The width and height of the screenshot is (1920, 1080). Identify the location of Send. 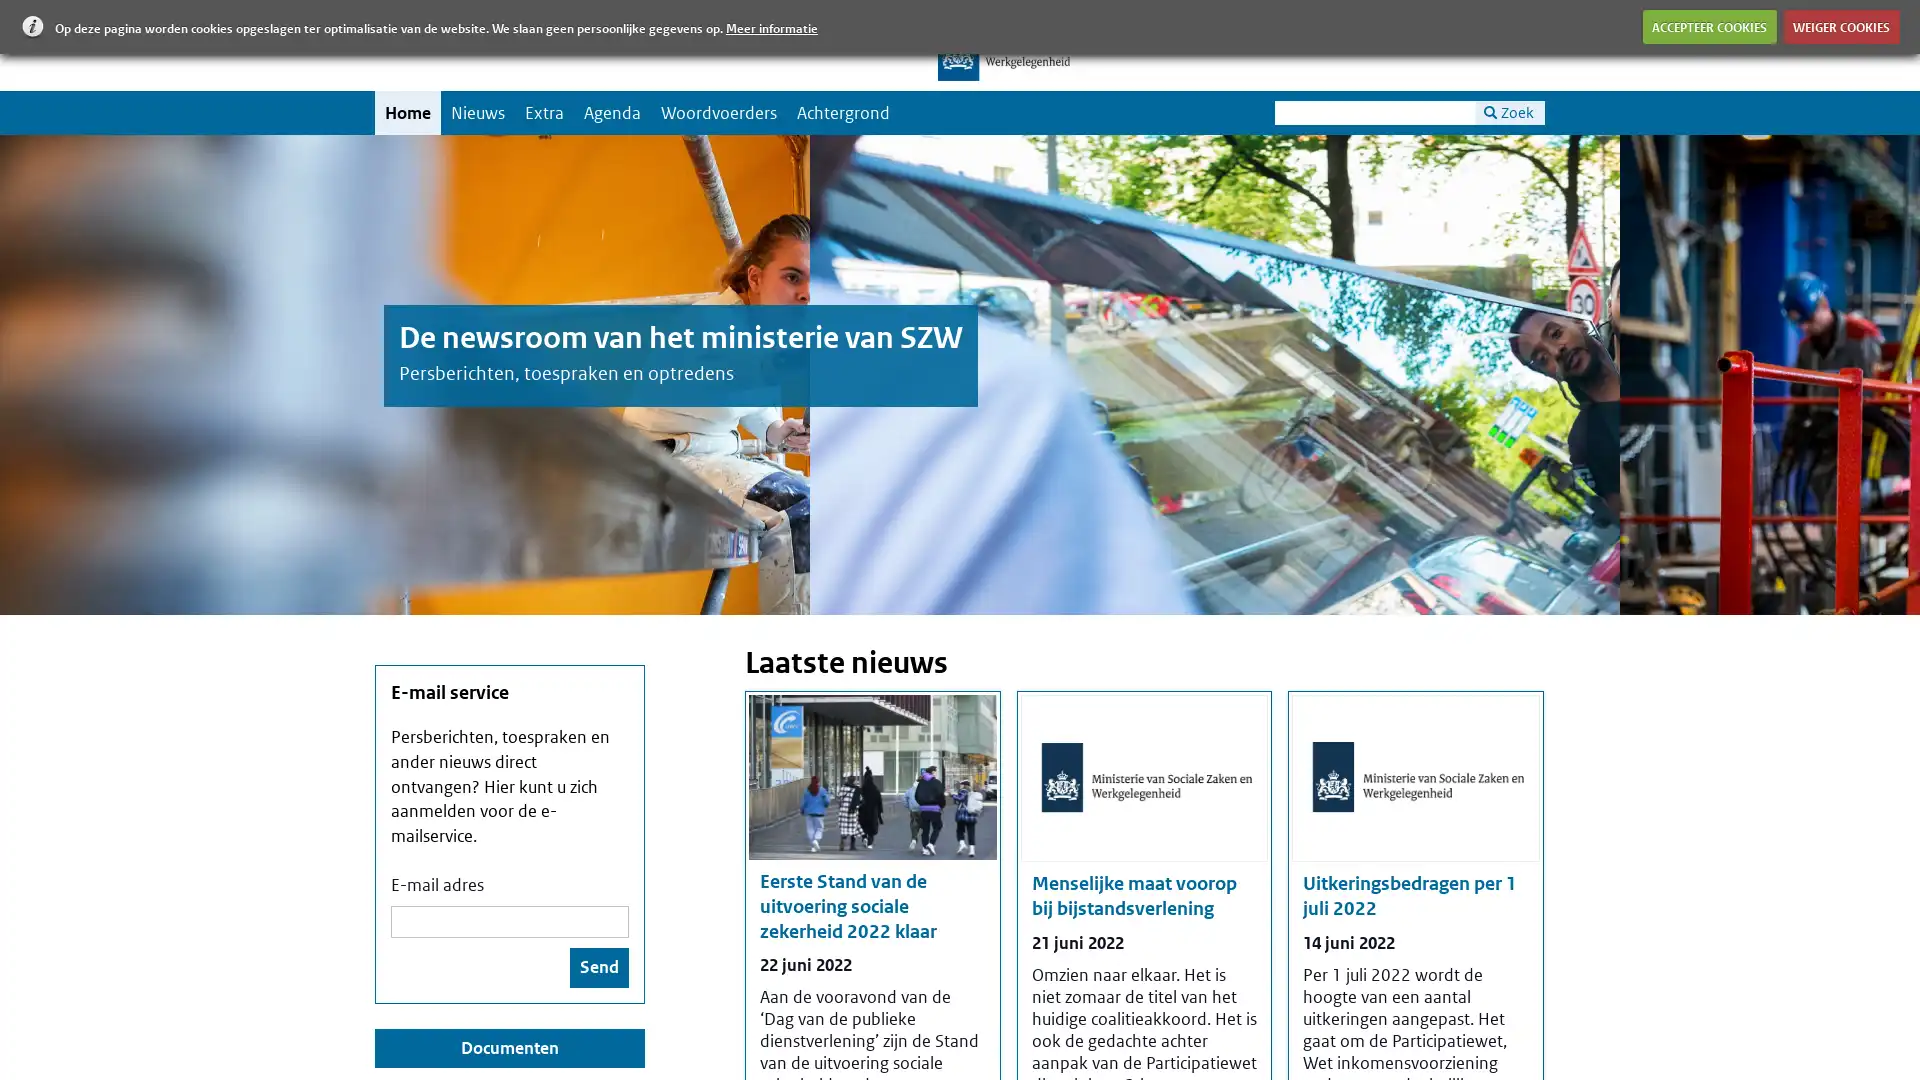
(598, 966).